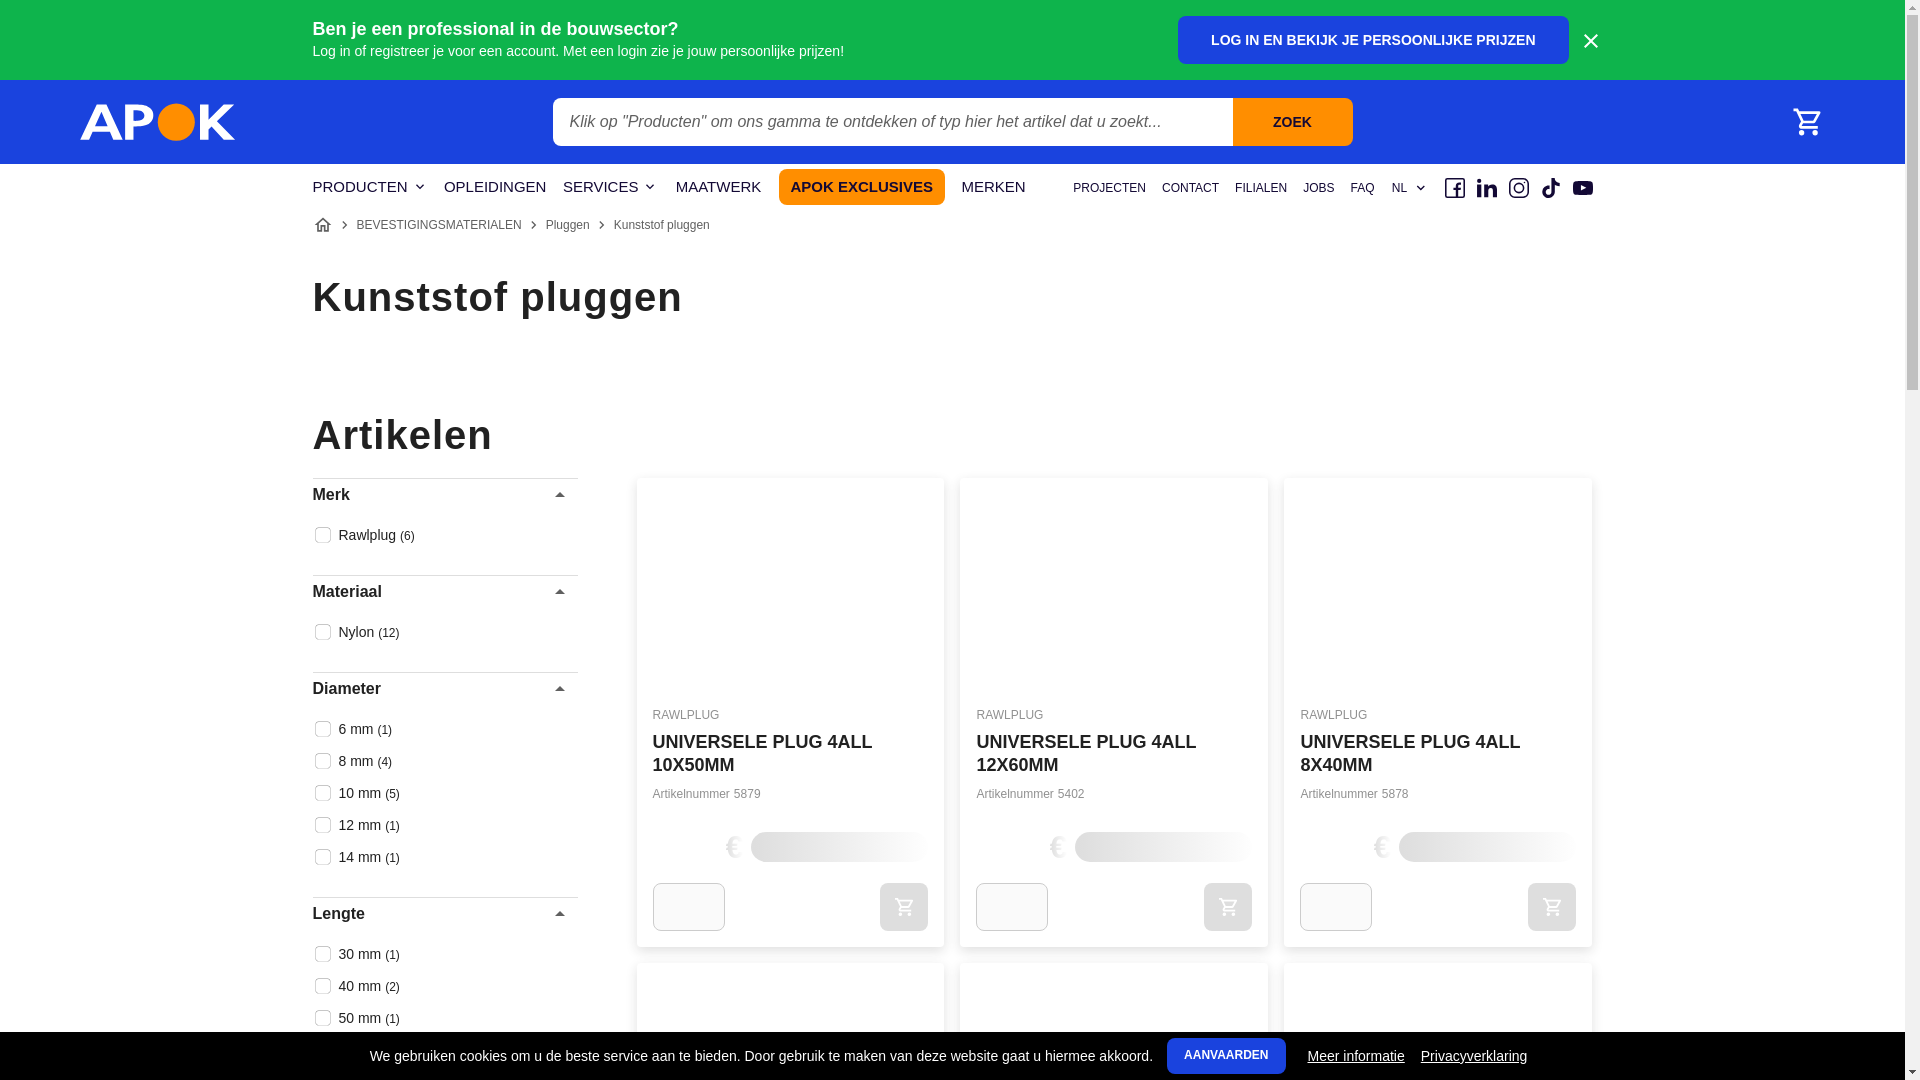 The width and height of the screenshot is (1920, 1080). What do you see at coordinates (566, 224) in the screenshot?
I see `'Pluggen'` at bounding box center [566, 224].